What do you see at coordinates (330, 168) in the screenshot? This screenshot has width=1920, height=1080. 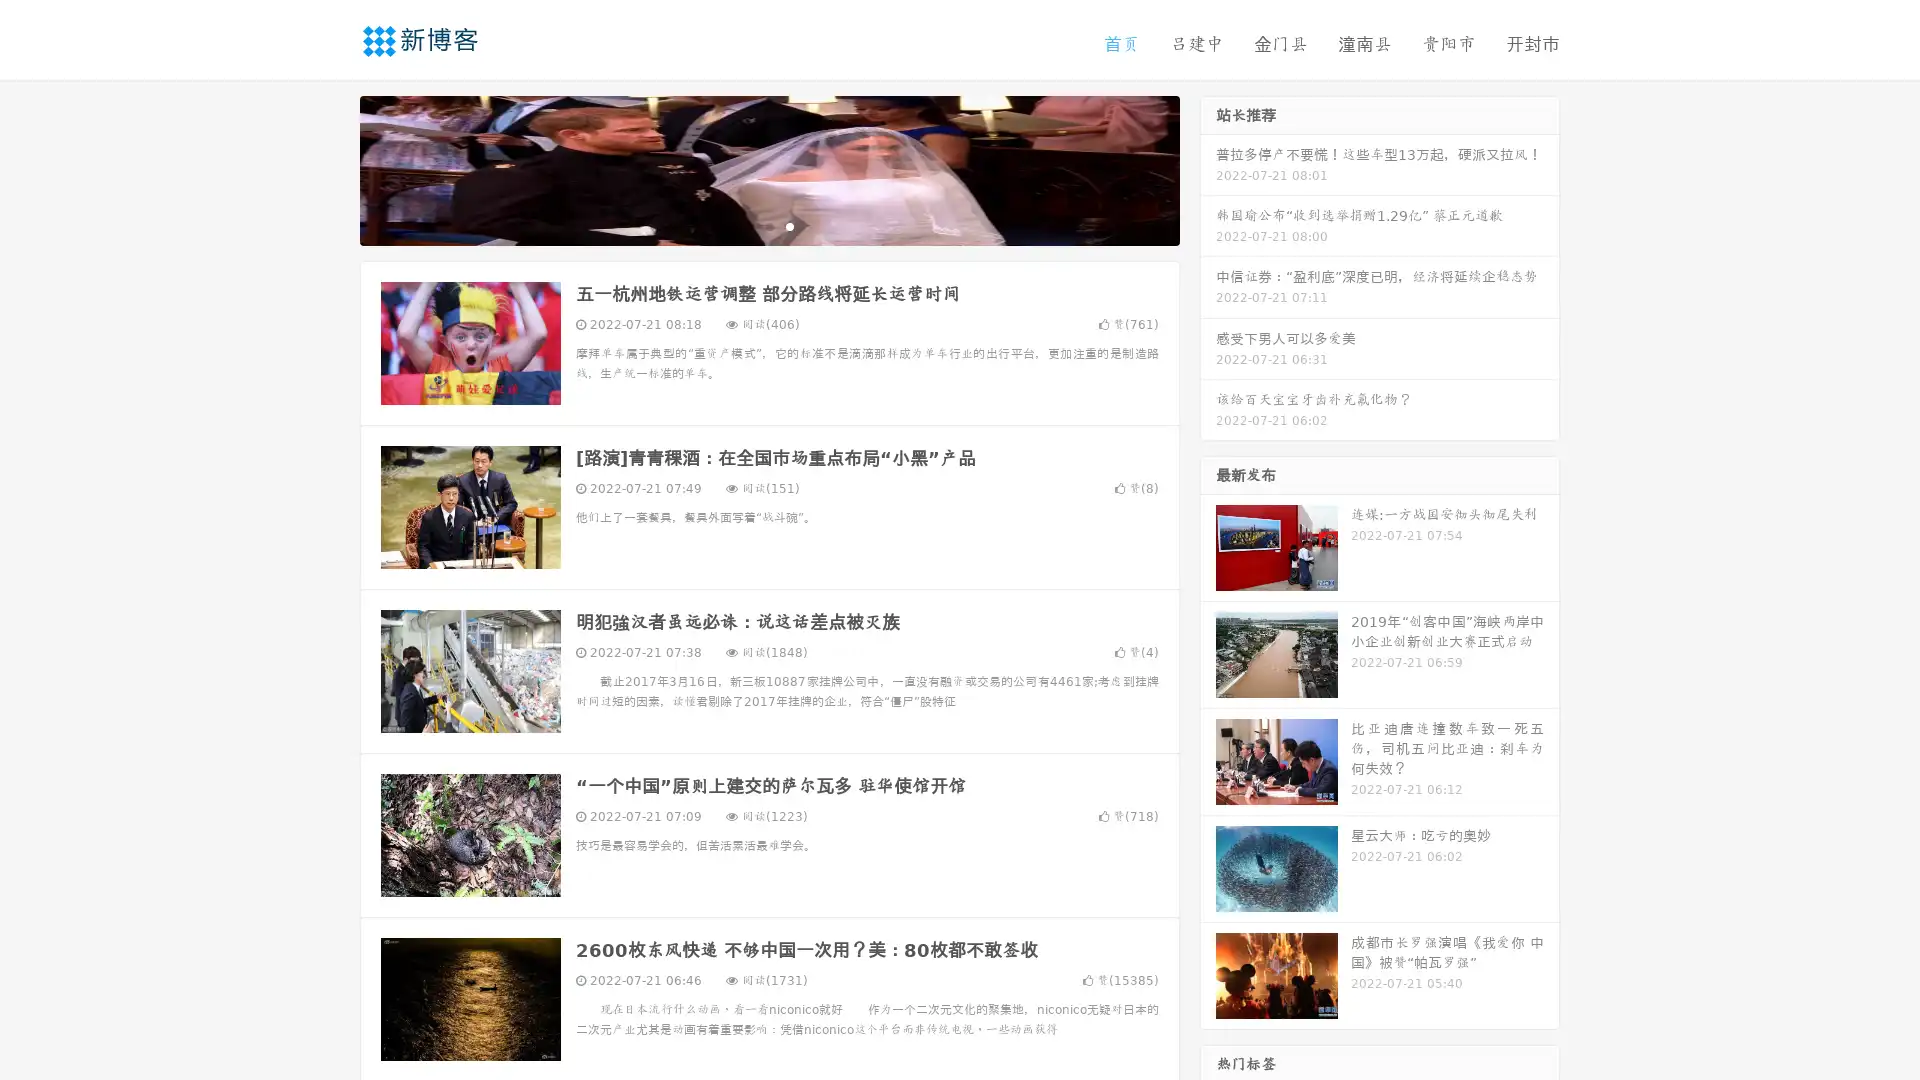 I see `Previous slide` at bounding box center [330, 168].